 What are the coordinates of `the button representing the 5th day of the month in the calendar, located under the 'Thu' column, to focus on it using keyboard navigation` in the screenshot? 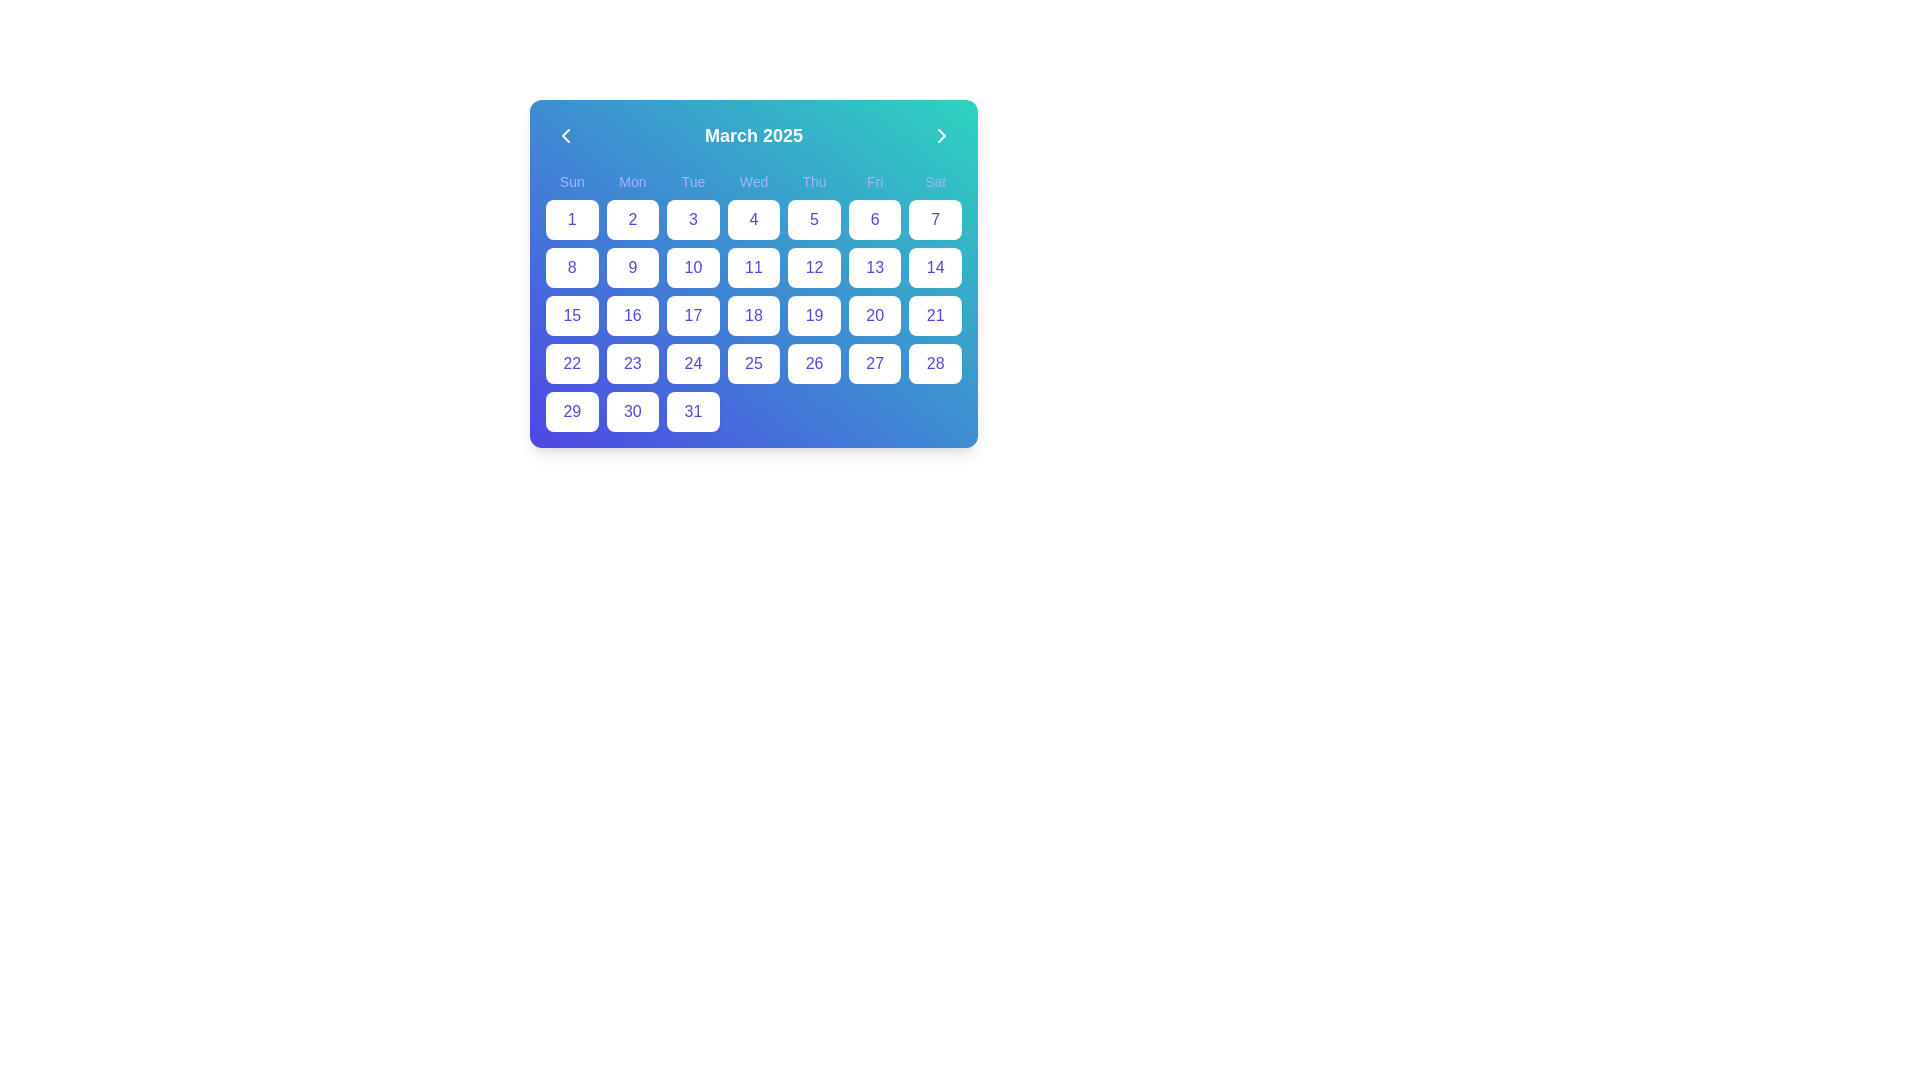 It's located at (814, 219).